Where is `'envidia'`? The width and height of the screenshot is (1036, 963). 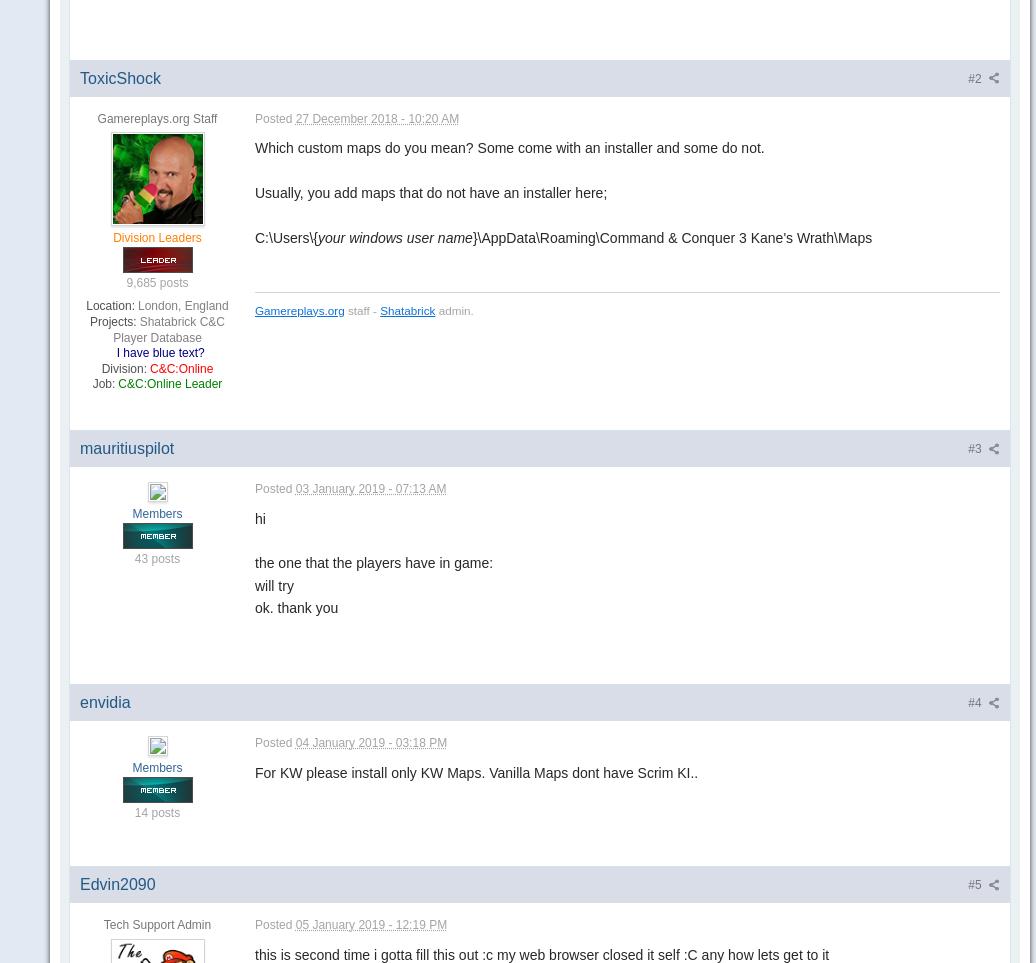
'envidia' is located at coordinates (105, 700).